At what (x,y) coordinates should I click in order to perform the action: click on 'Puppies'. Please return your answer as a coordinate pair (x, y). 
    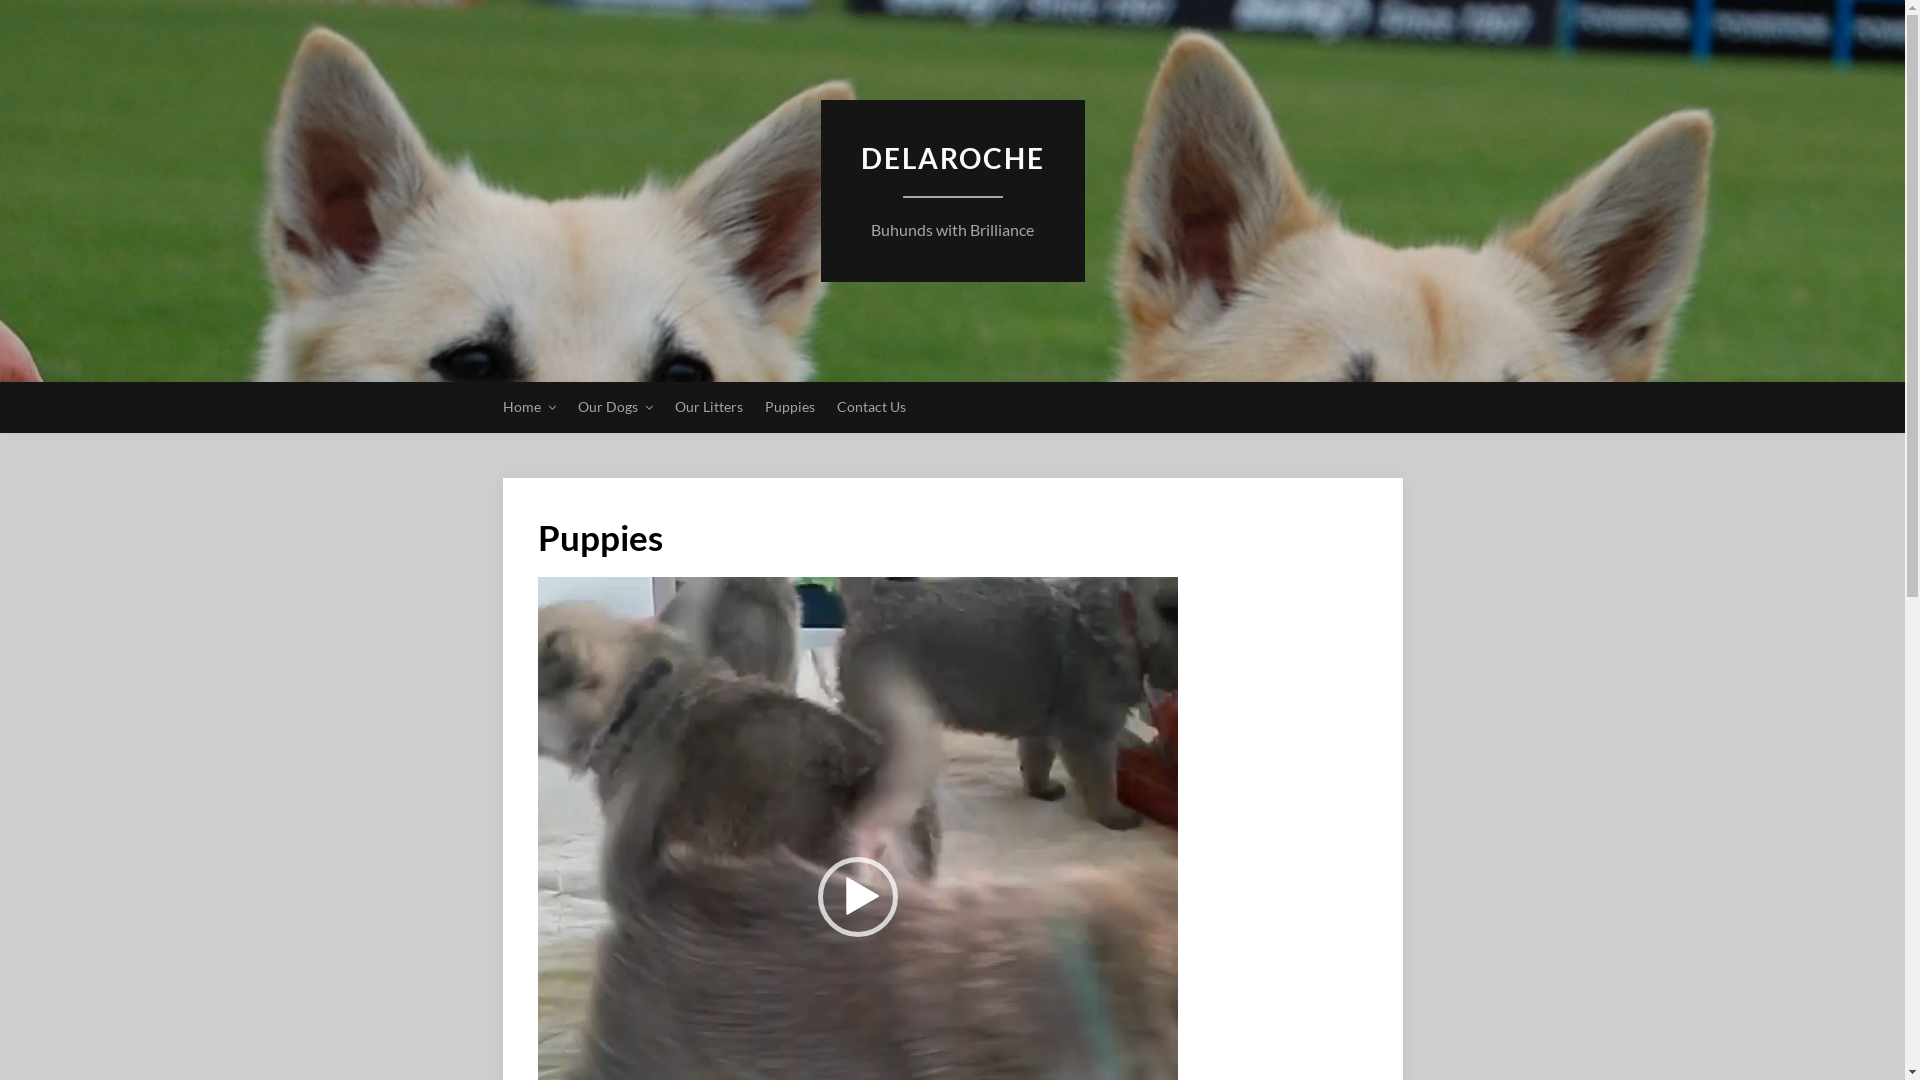
    Looking at the image, I should click on (787, 406).